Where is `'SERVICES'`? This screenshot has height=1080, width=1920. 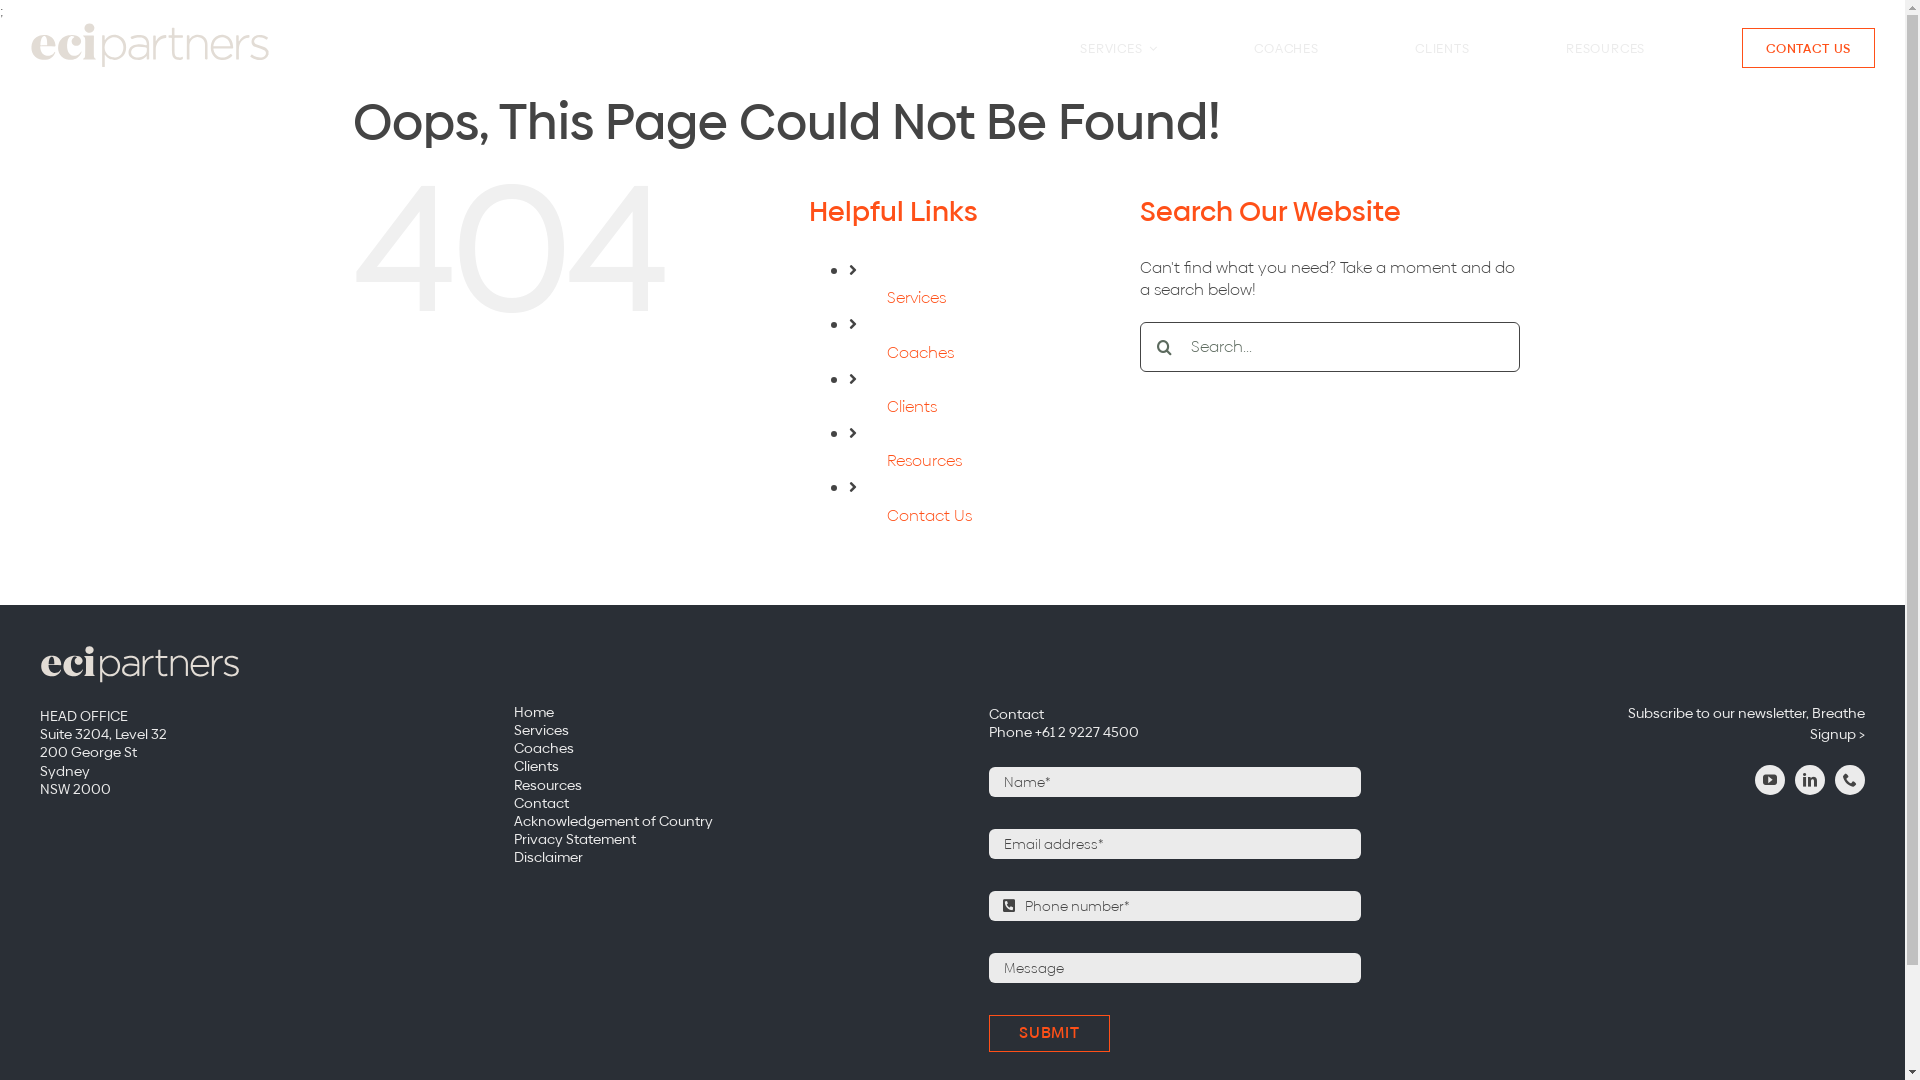 'SERVICES' is located at coordinates (1117, 46).